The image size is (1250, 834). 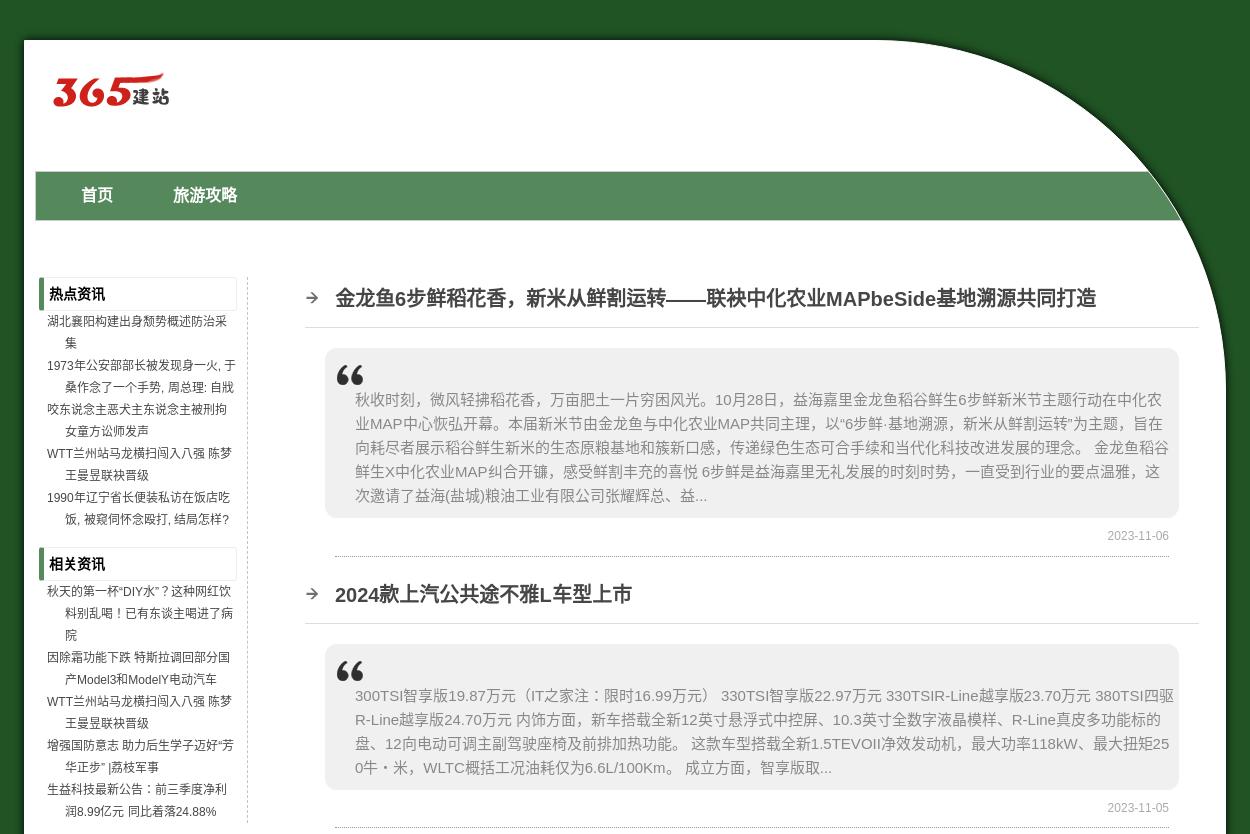 I want to click on '因除霜功能下跌 特斯拉调回部分国产Model3和ModelY电动汽车', so click(x=138, y=668).